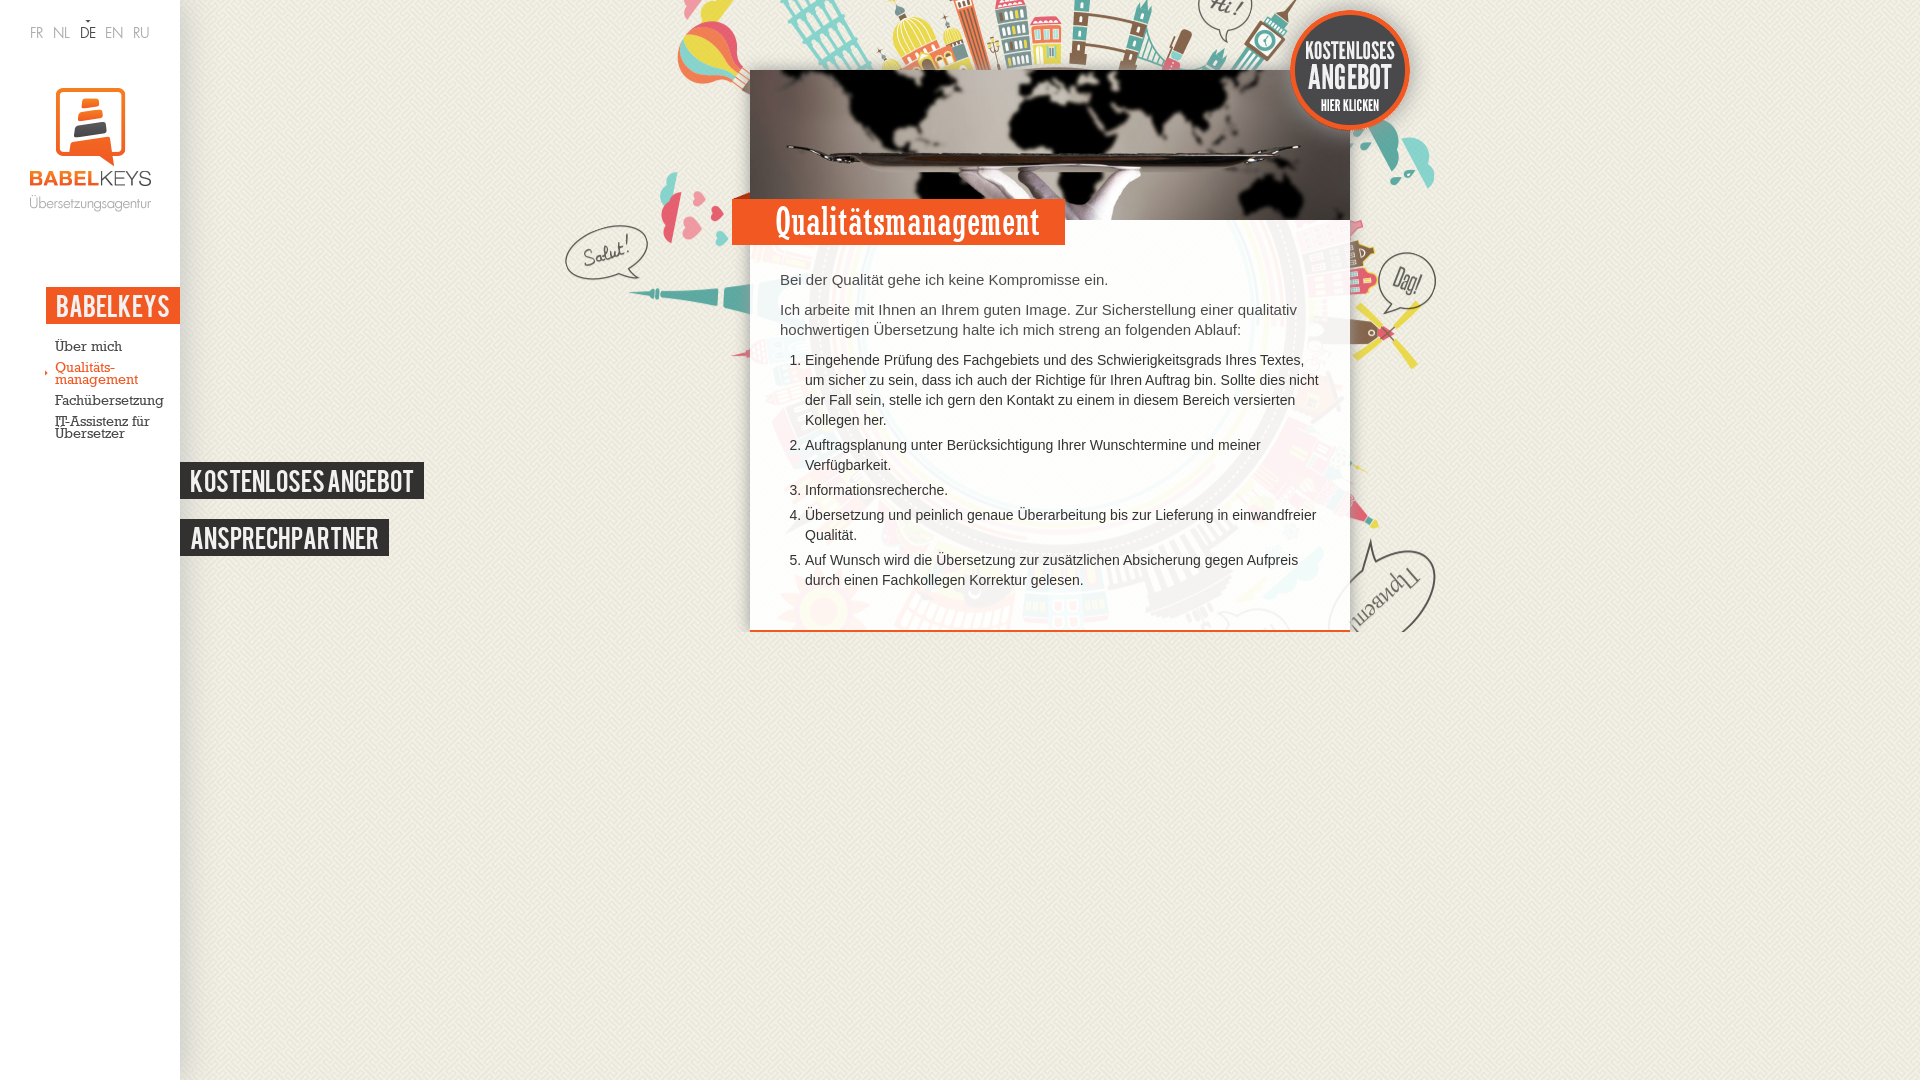  I want to click on 'RU', so click(140, 33).